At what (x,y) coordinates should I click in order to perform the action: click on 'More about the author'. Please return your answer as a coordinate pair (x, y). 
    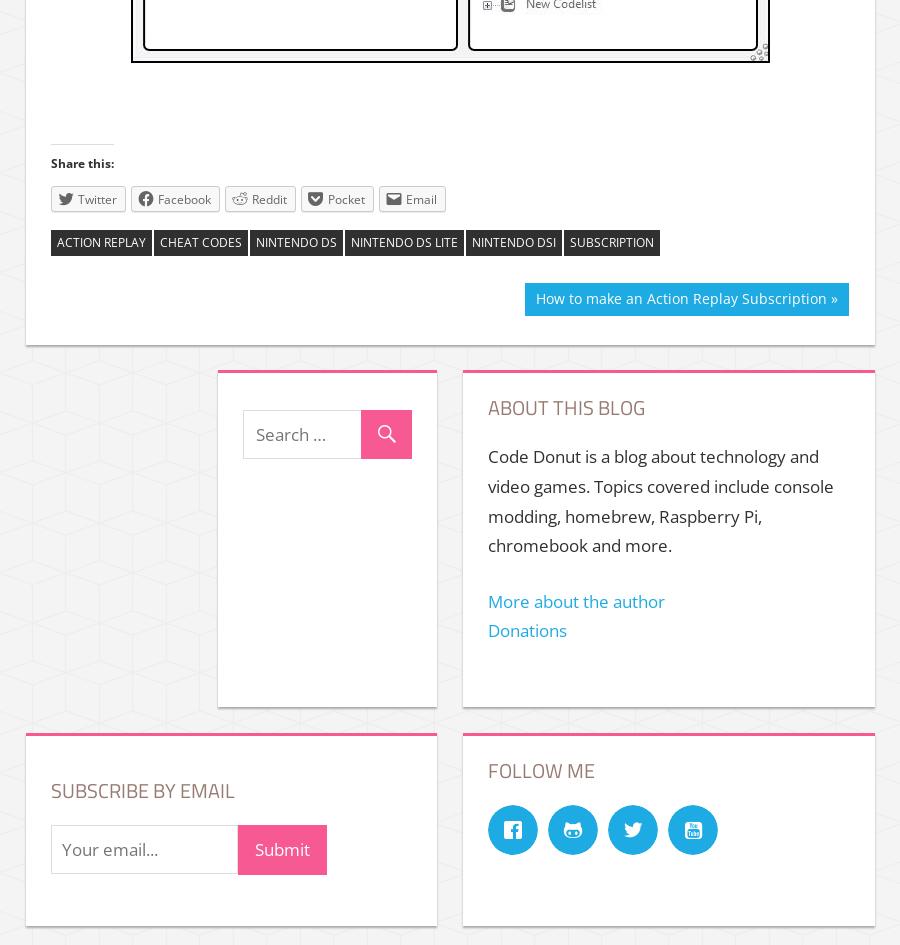
    Looking at the image, I should click on (576, 600).